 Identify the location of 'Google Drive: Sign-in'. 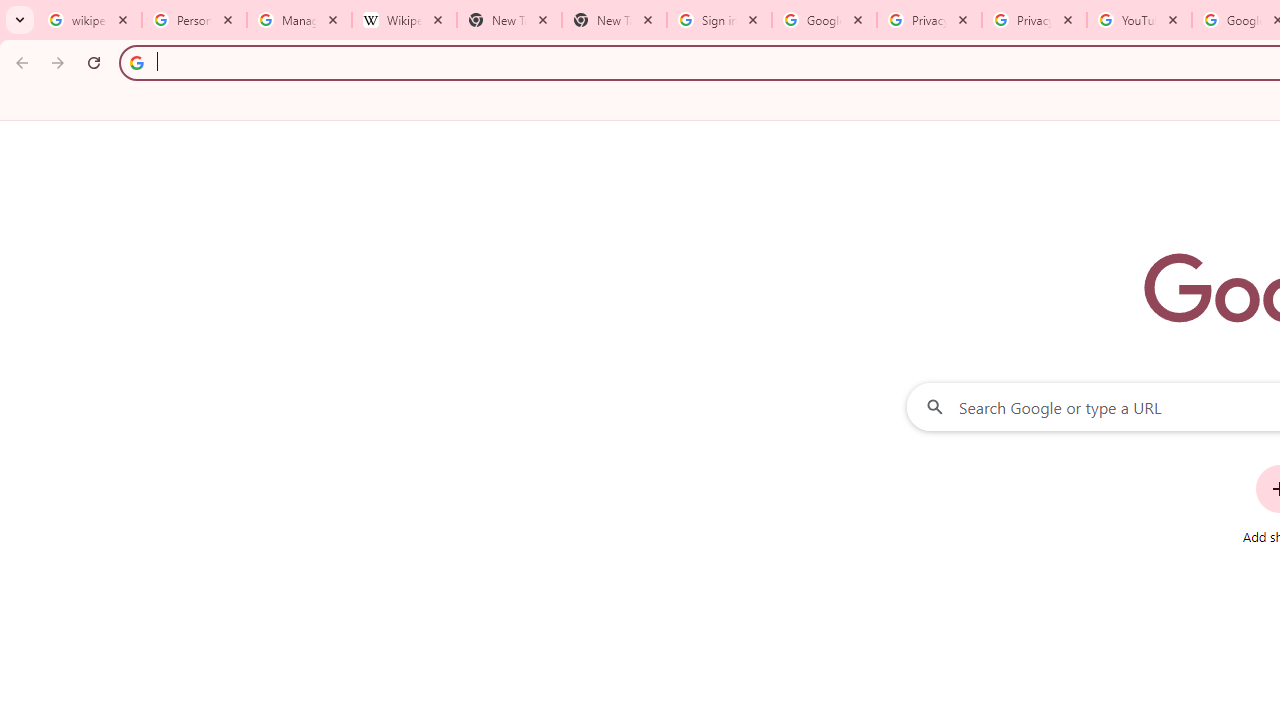
(824, 20).